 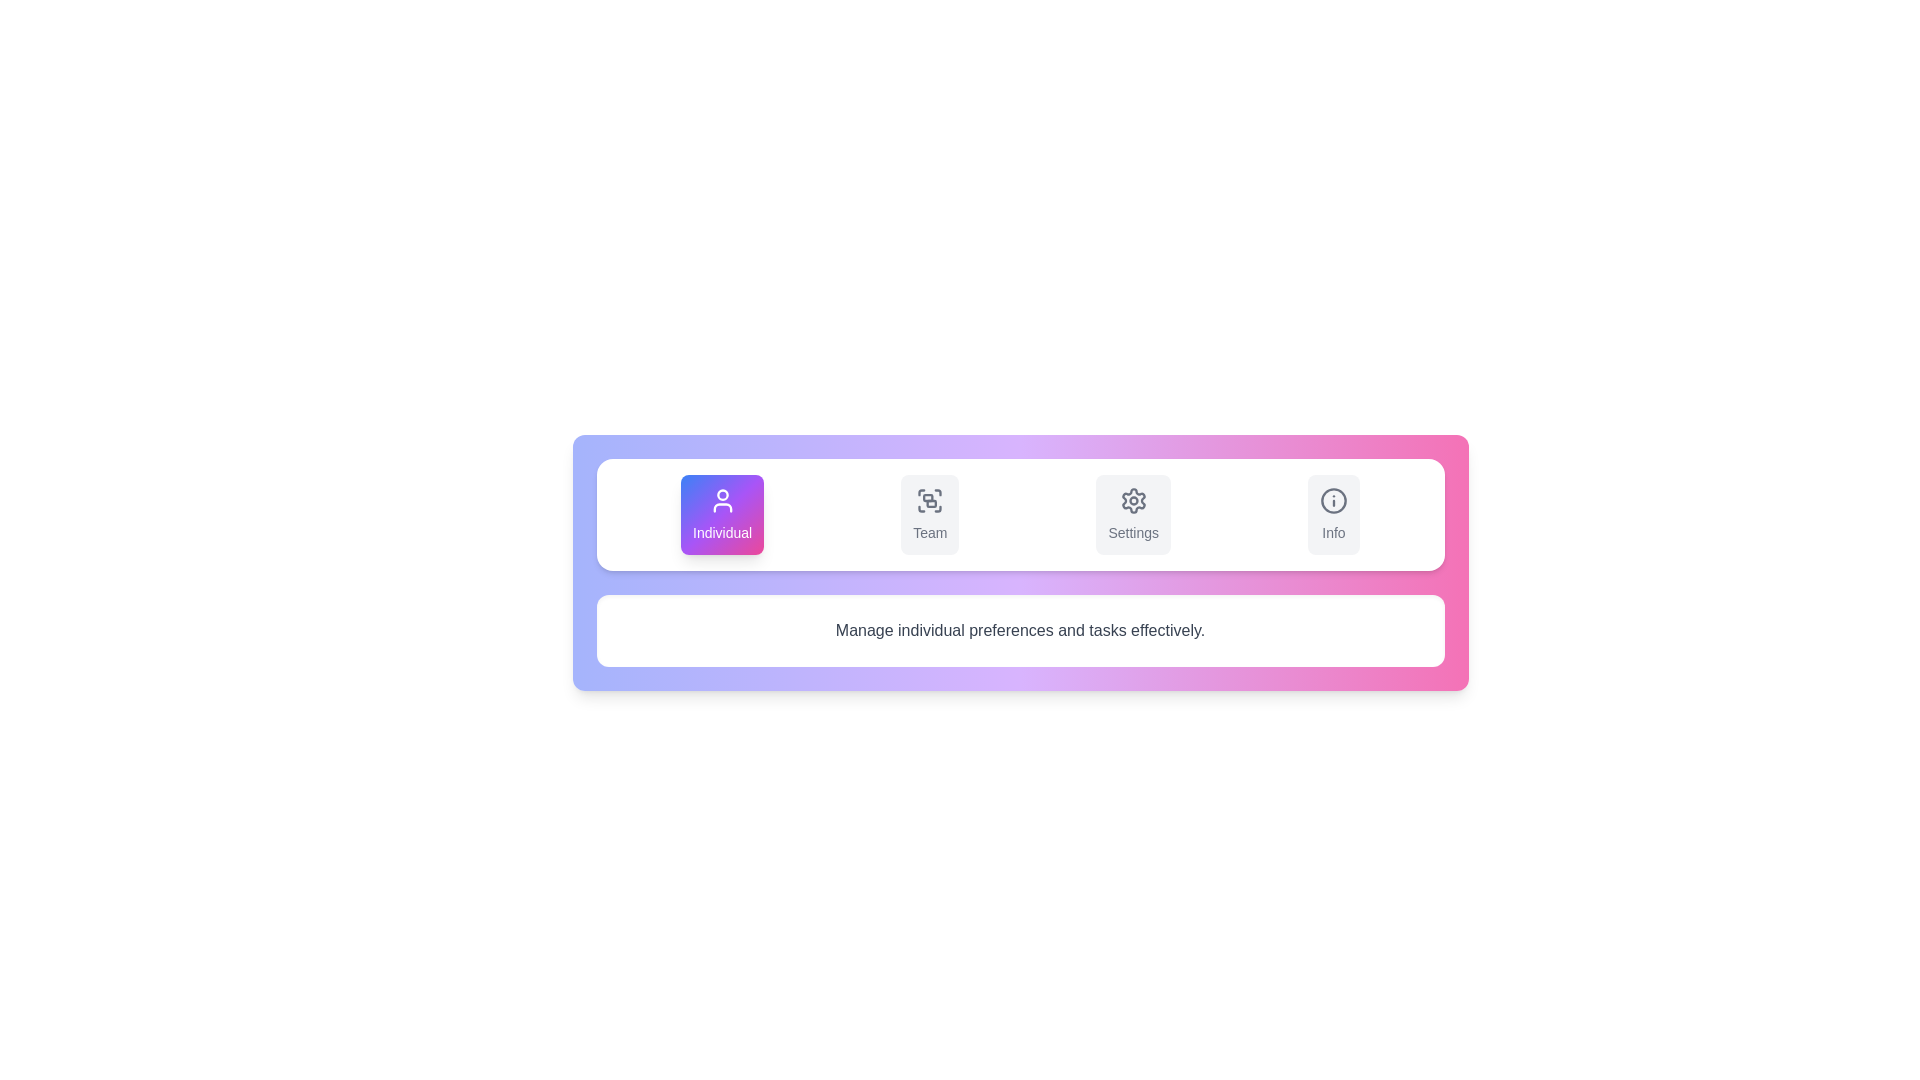 I want to click on the settings icon located in the third slot of the horizontally aligned options menu, so click(x=1133, y=500).